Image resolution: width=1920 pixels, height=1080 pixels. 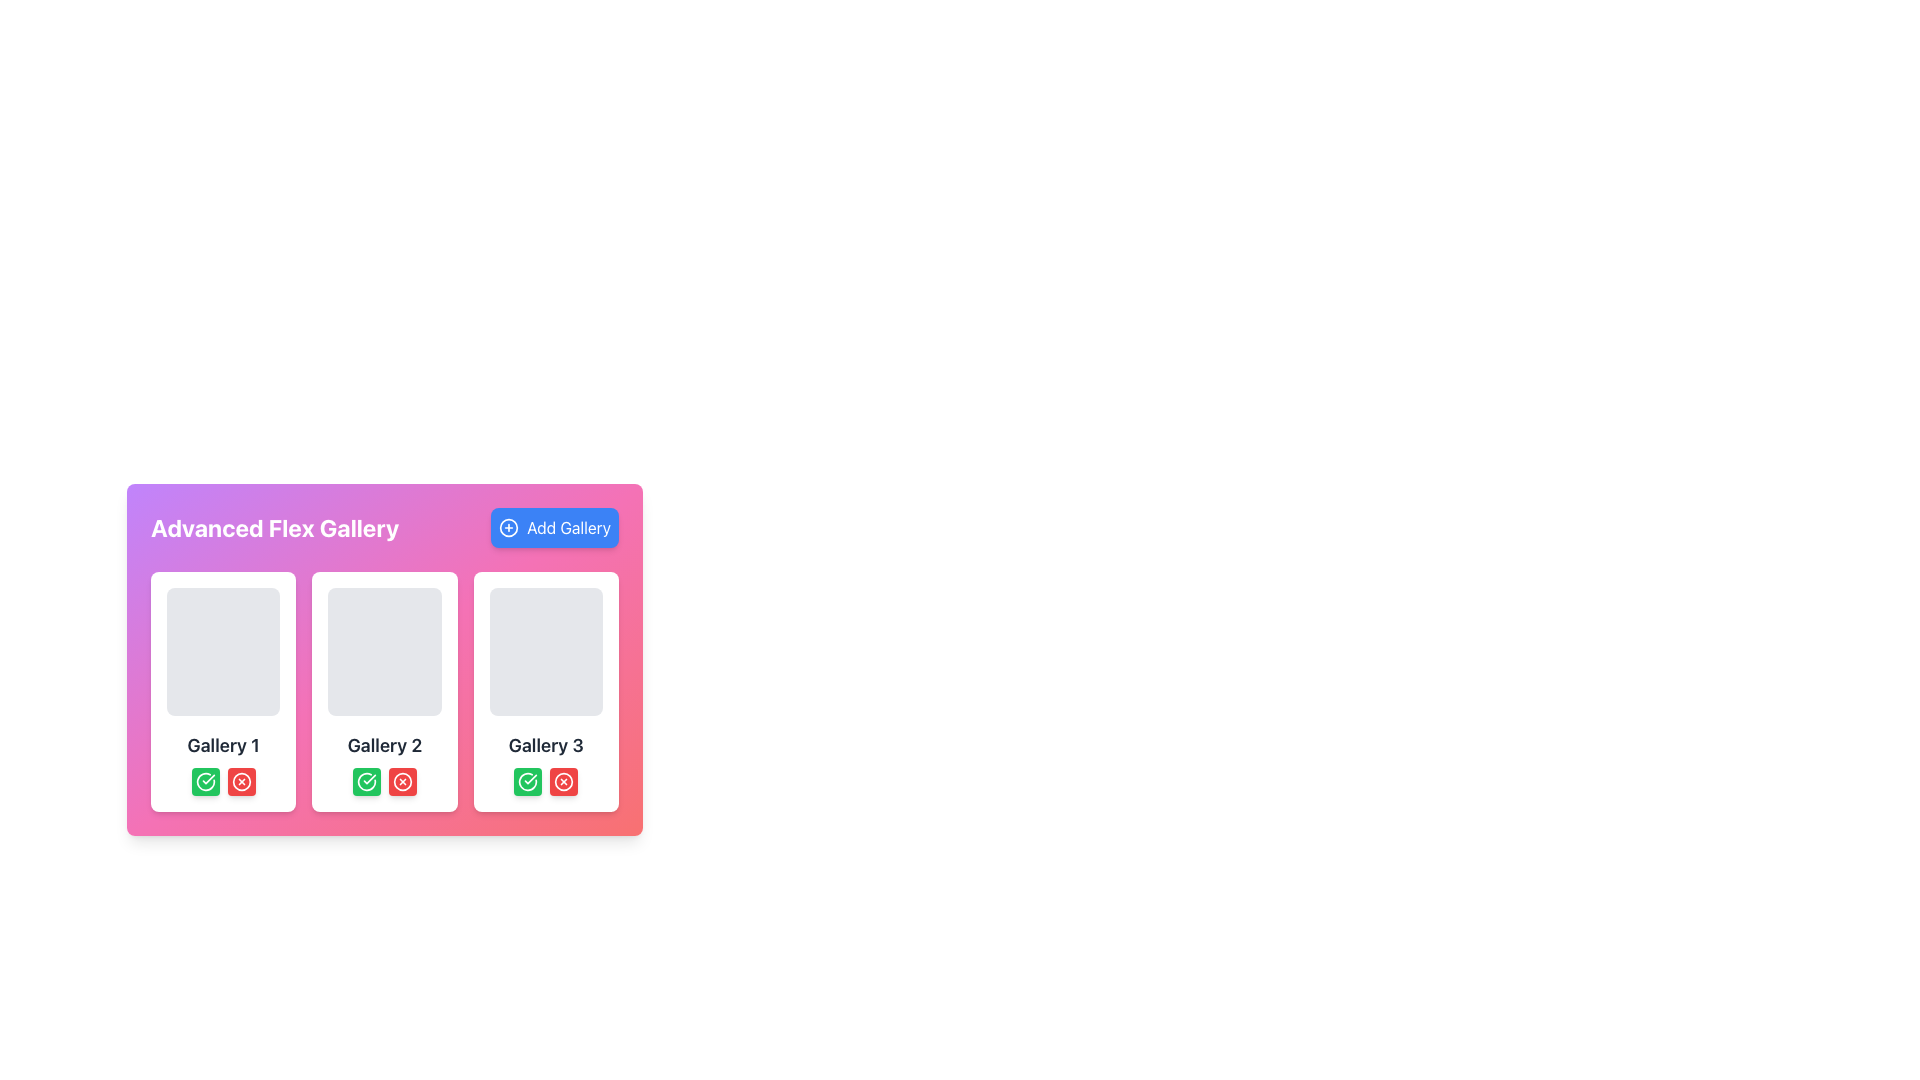 I want to click on the red circular icon button located at the bottom-right corner of the first gallery card, so click(x=240, y=781).